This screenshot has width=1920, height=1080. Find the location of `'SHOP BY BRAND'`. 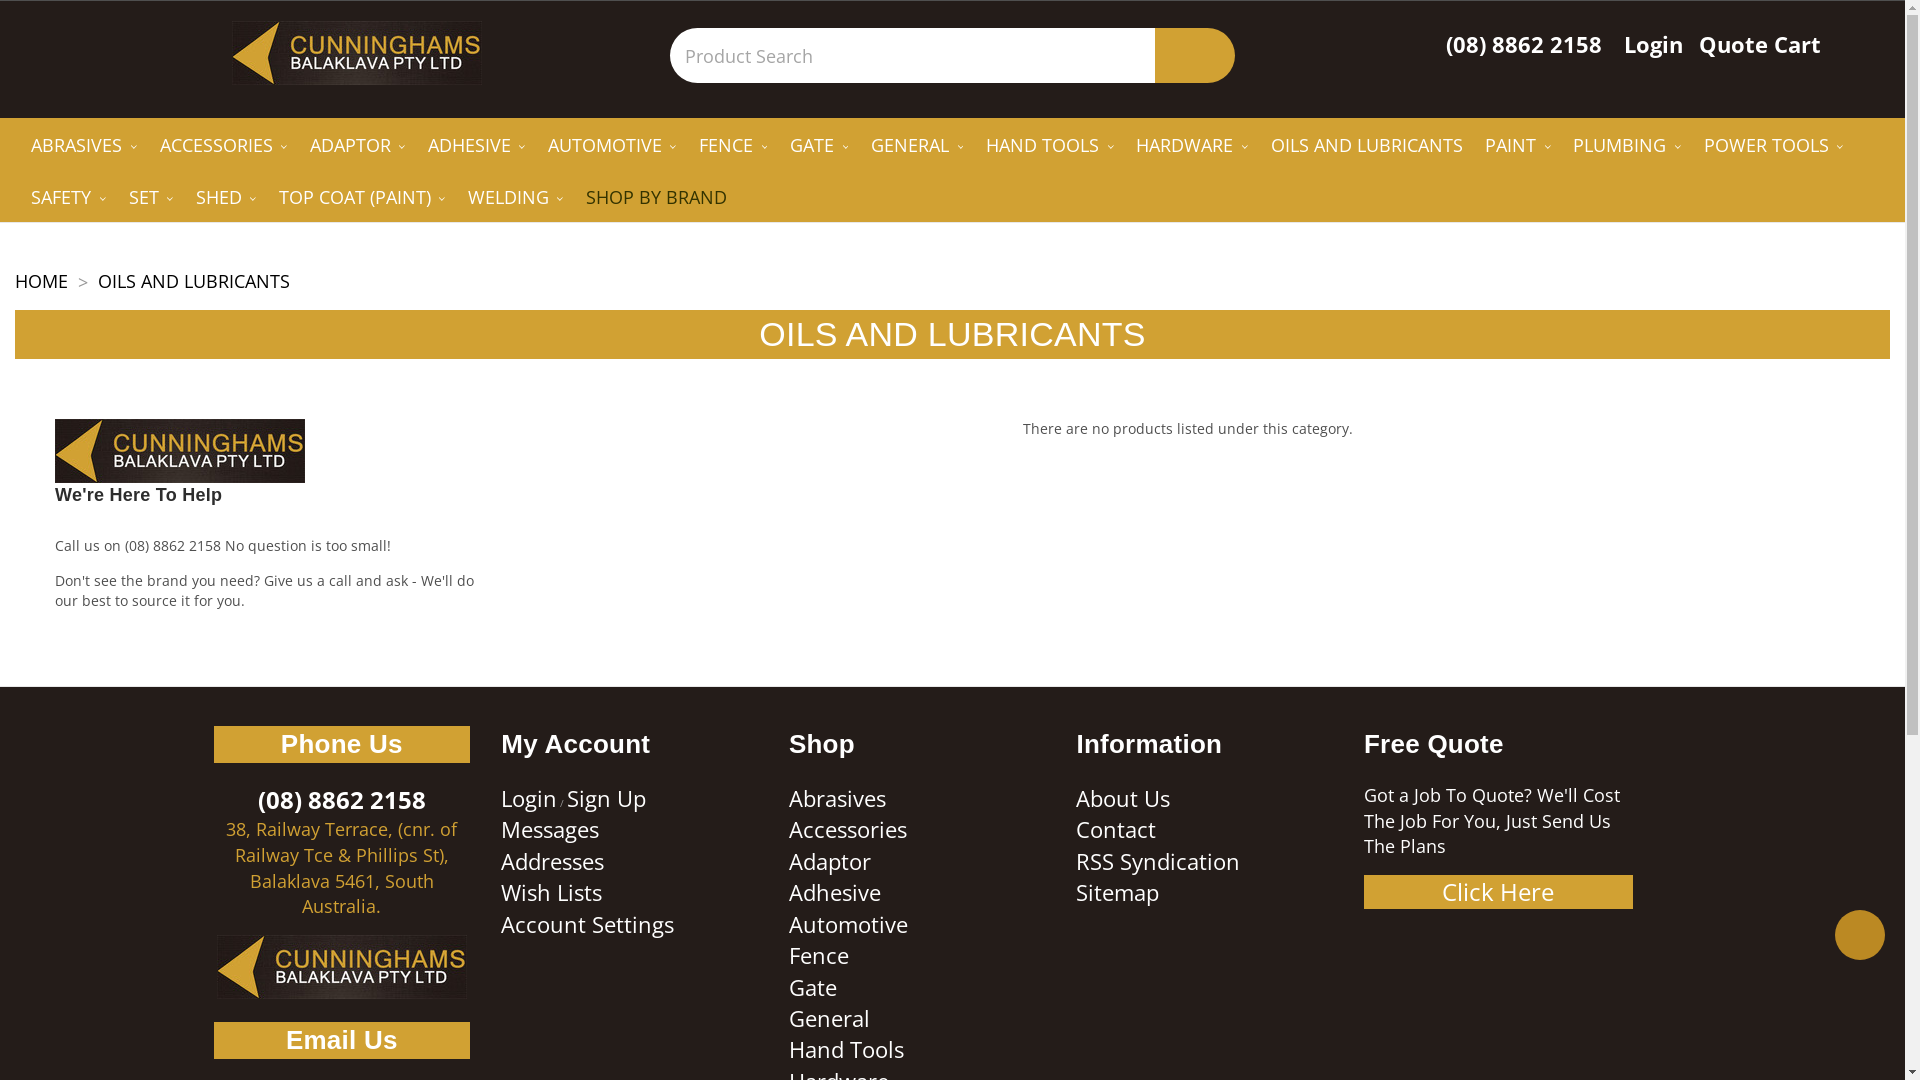

'SHOP BY BRAND' is located at coordinates (657, 199).